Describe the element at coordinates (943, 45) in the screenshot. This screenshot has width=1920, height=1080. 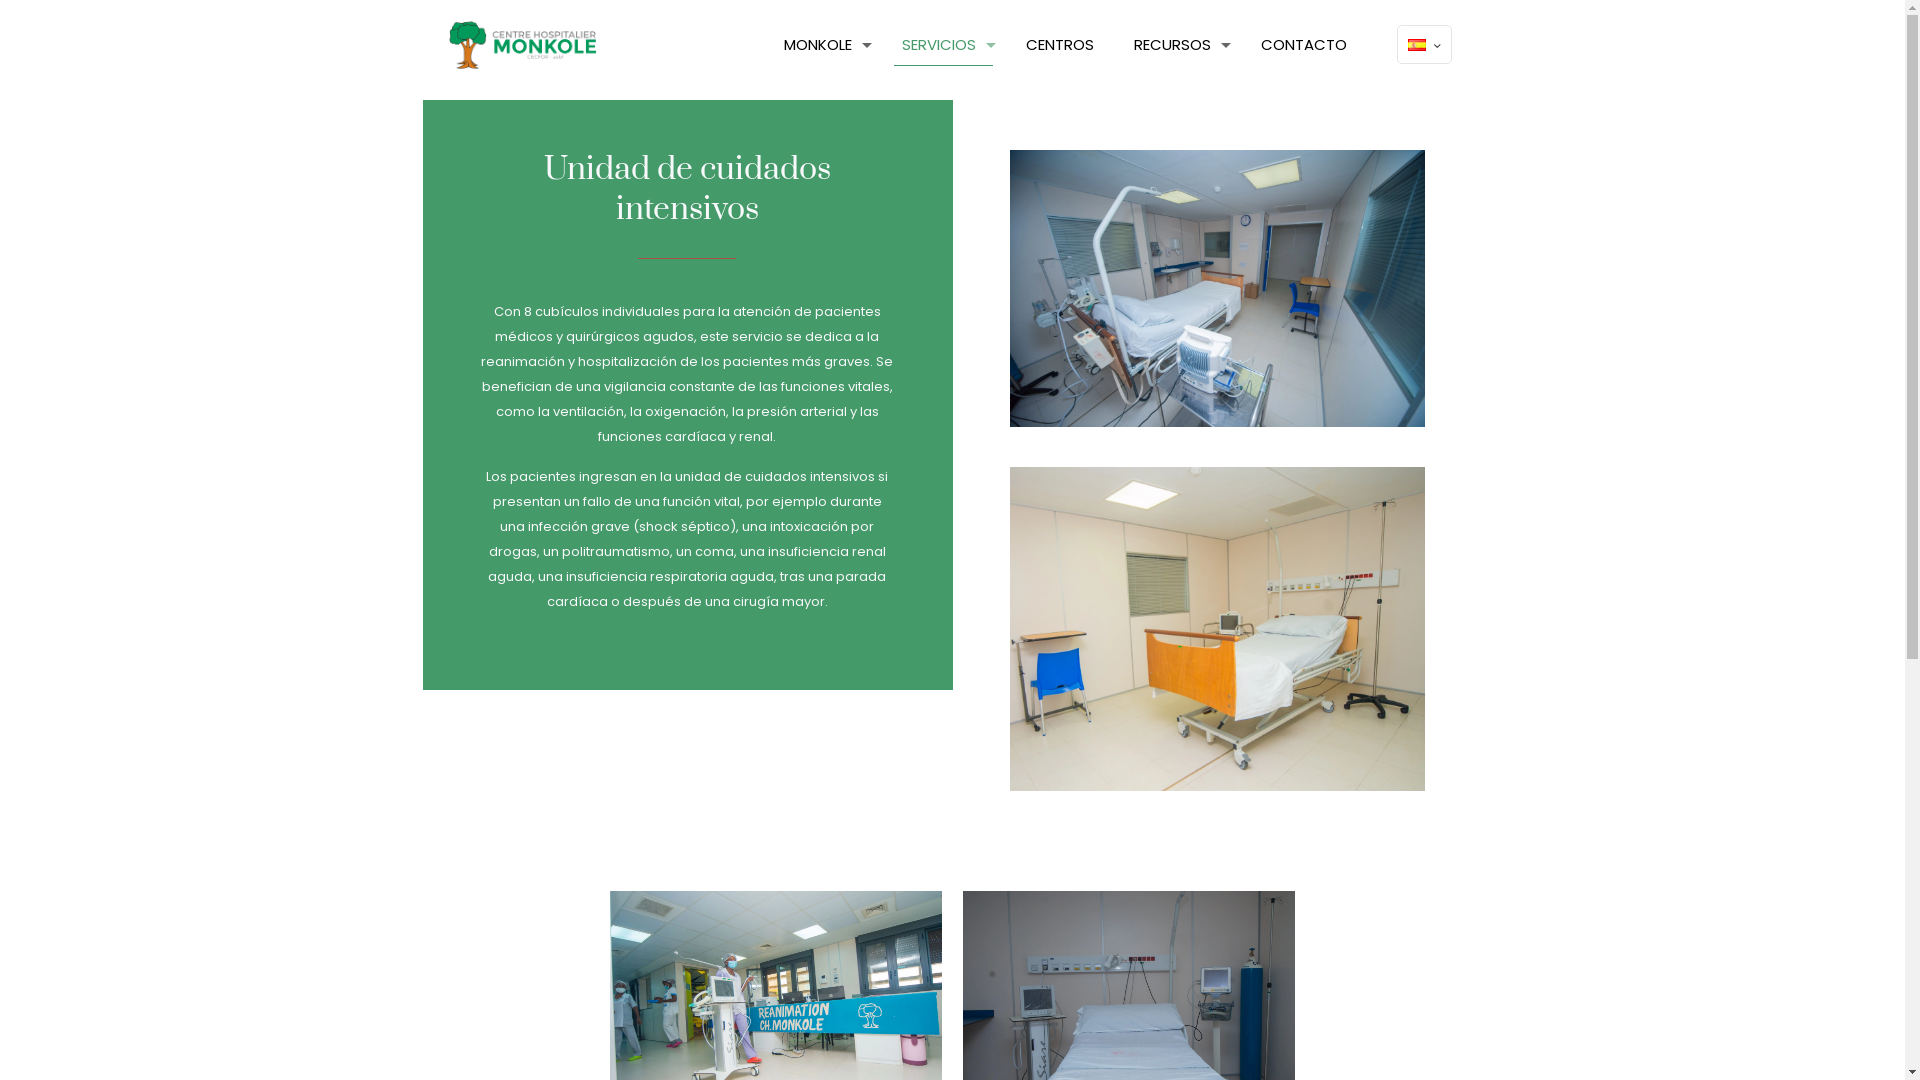
I see `'SERVICIOS'` at that location.